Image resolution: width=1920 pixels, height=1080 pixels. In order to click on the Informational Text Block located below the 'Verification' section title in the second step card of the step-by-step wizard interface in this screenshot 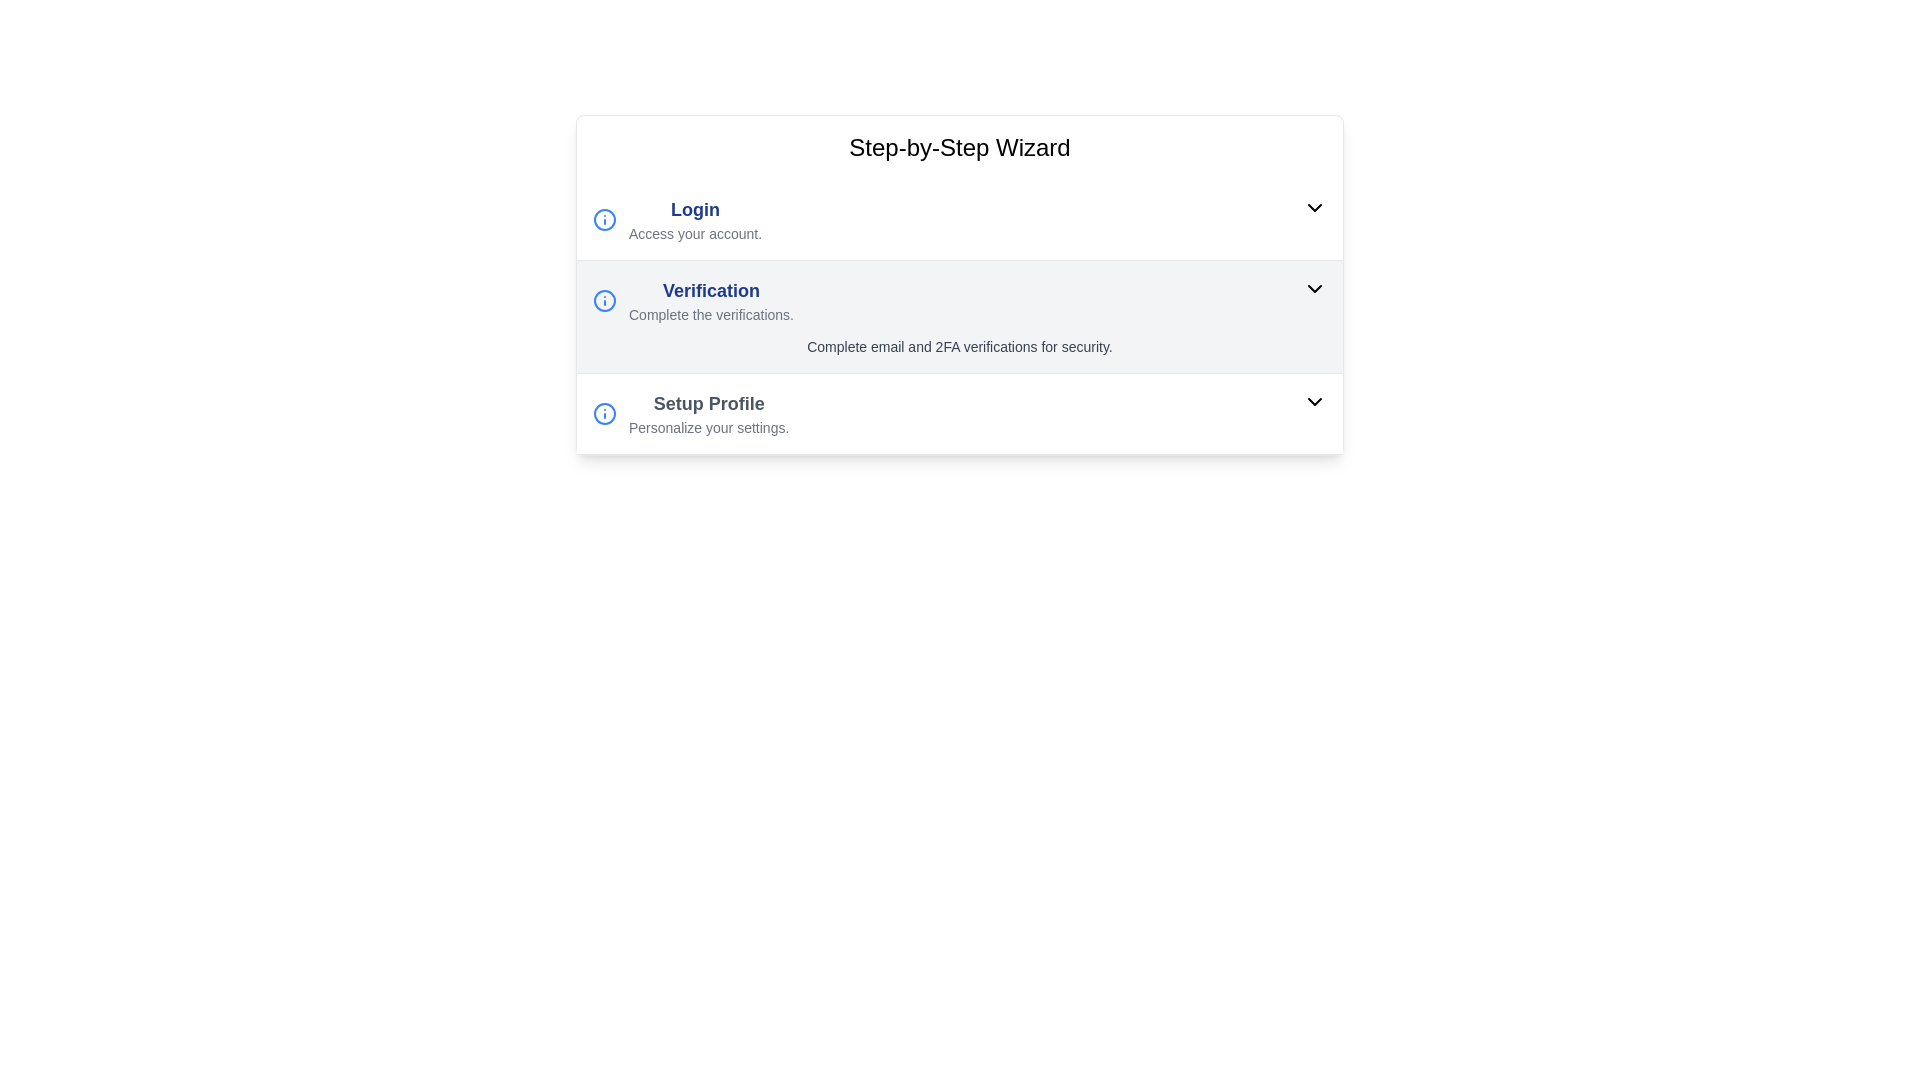, I will do `click(960, 346)`.